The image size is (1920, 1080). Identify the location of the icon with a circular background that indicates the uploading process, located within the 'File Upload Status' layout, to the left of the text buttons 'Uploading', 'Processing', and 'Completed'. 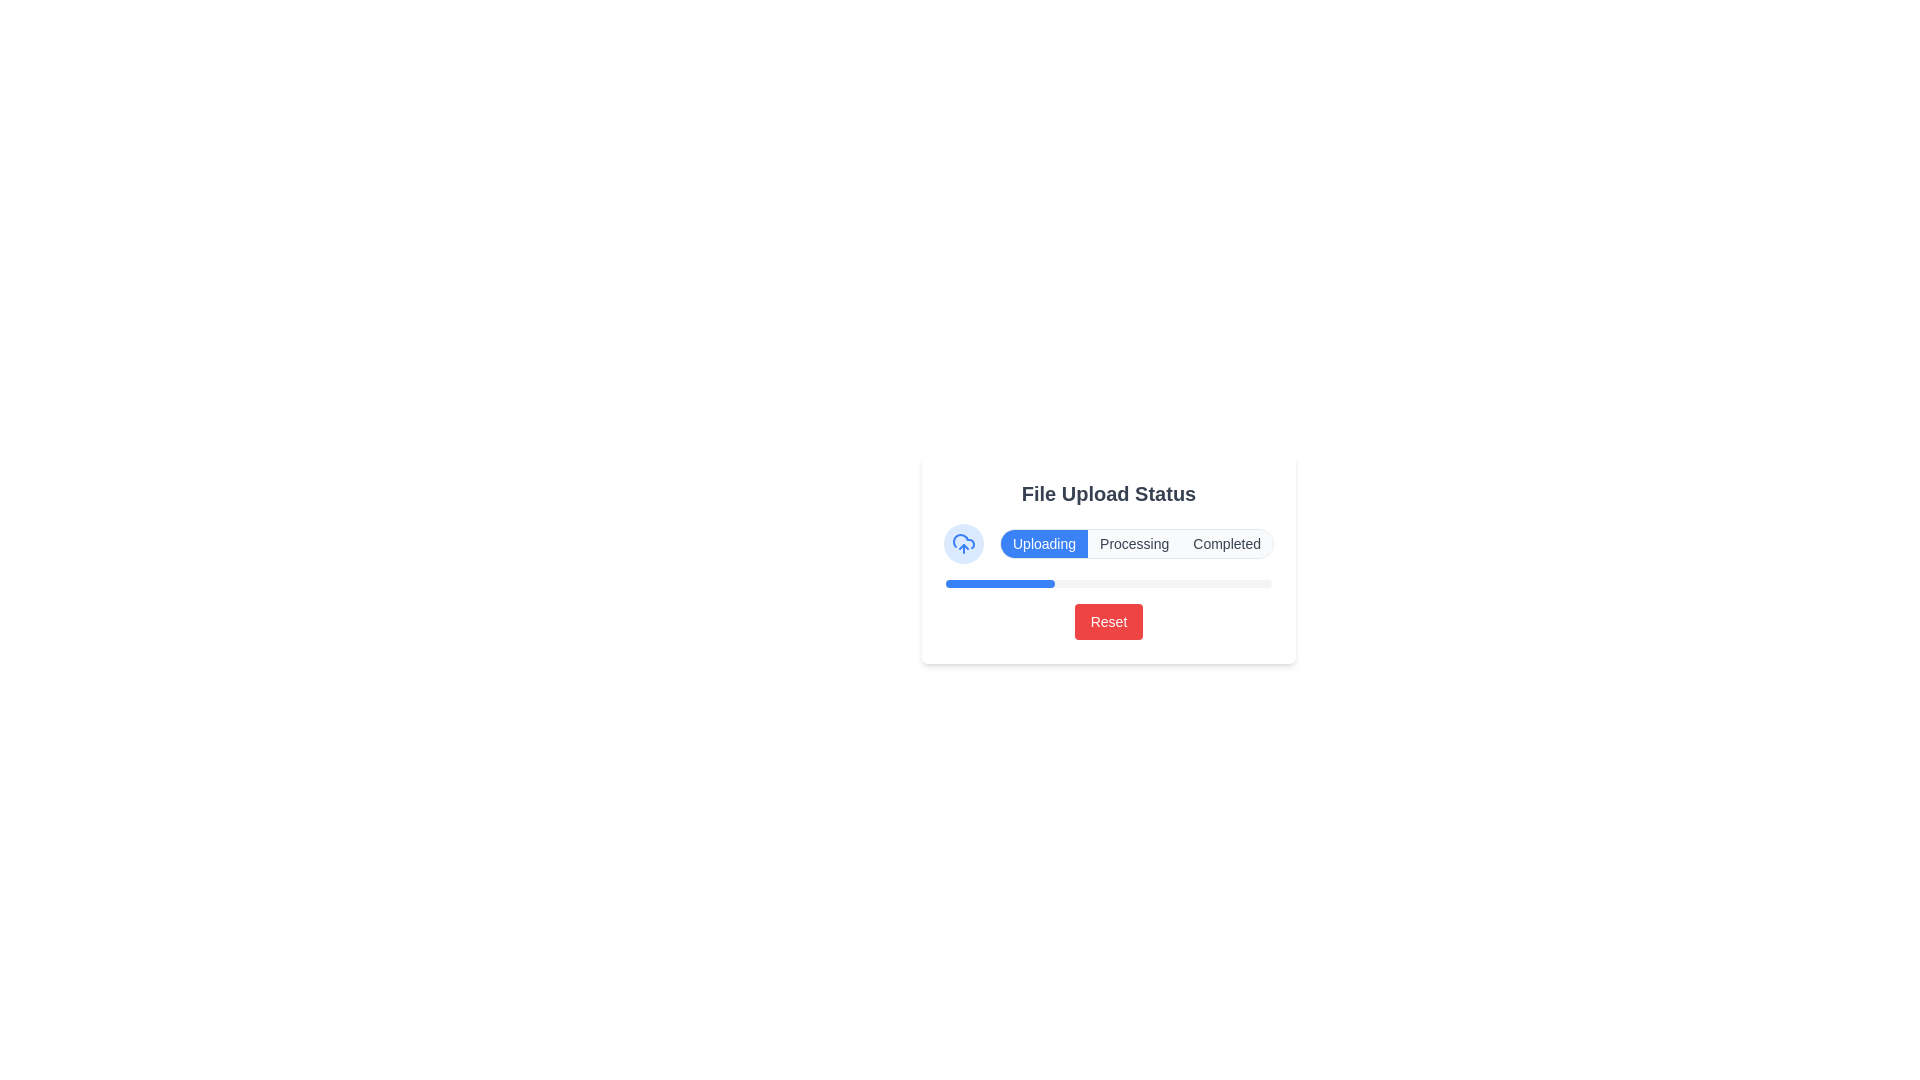
(964, 543).